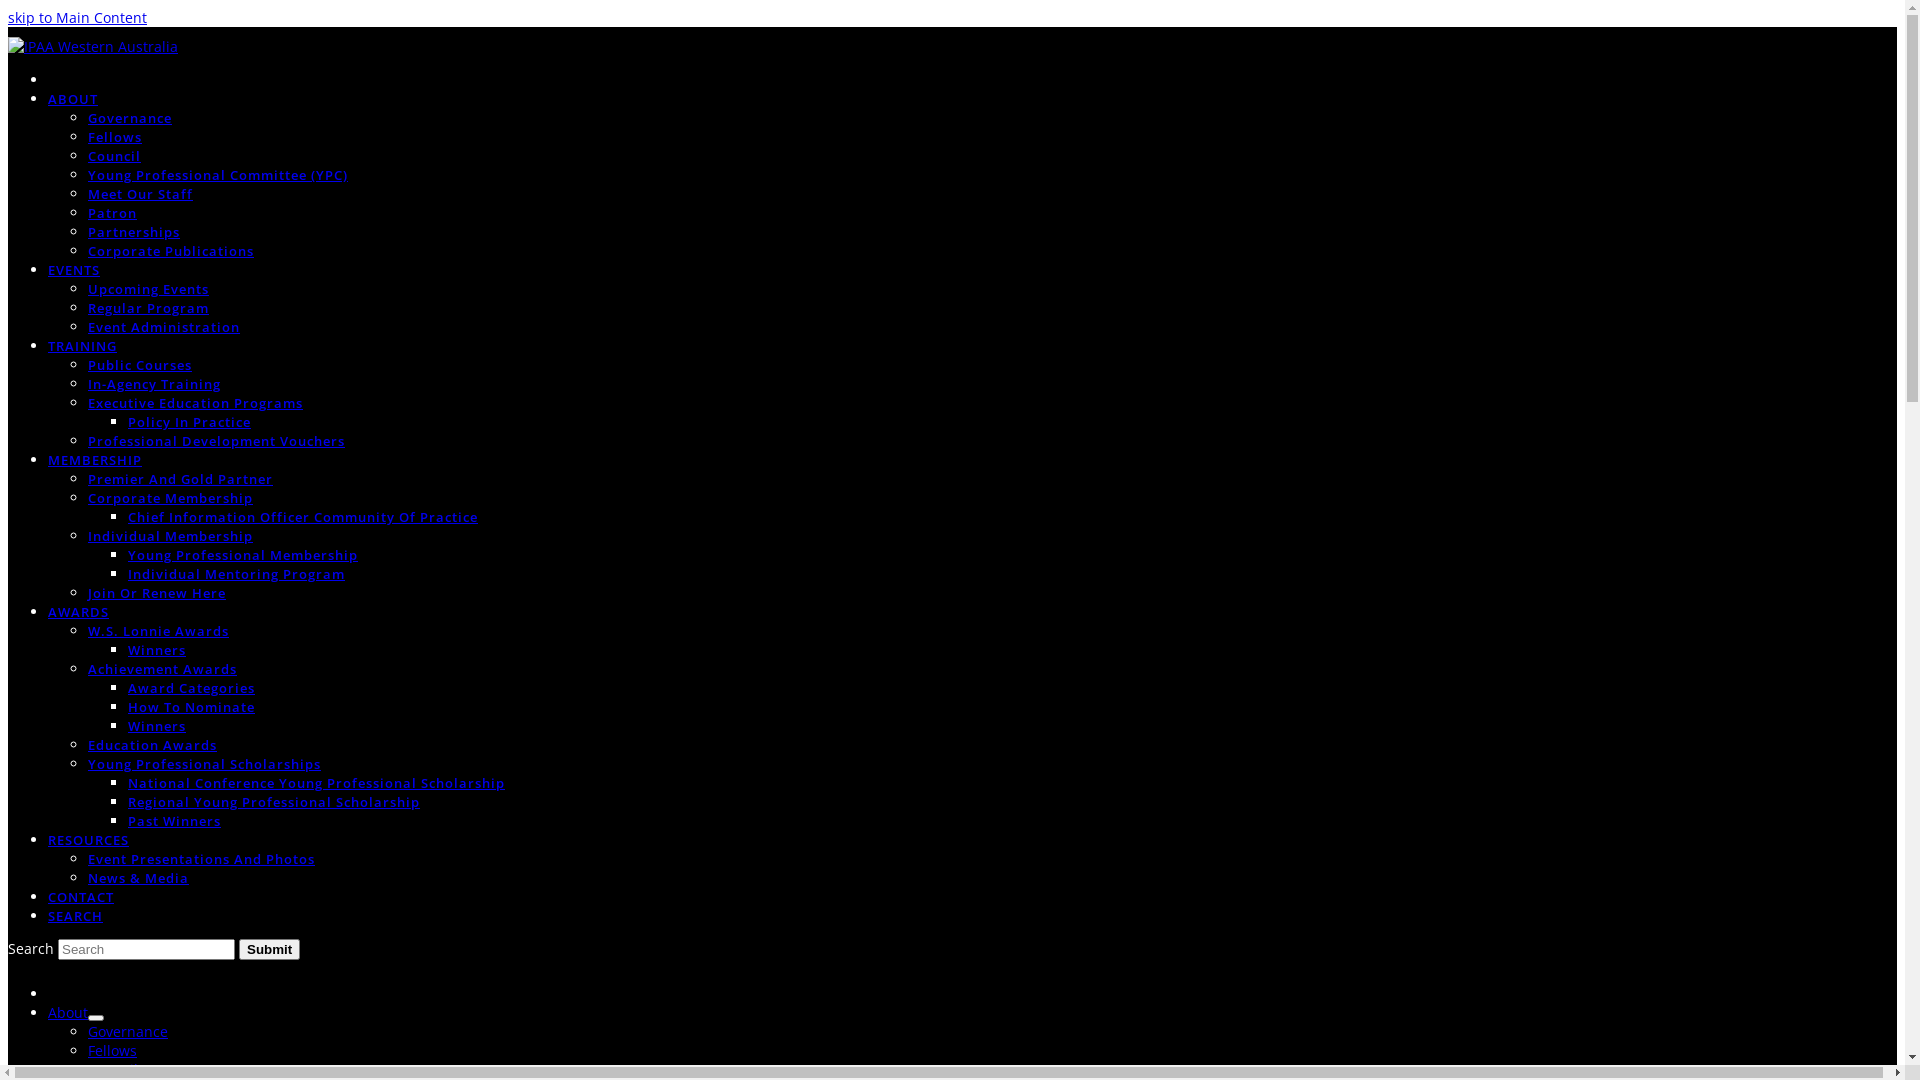  Describe the element at coordinates (191, 686) in the screenshot. I see `'Award Categories'` at that location.